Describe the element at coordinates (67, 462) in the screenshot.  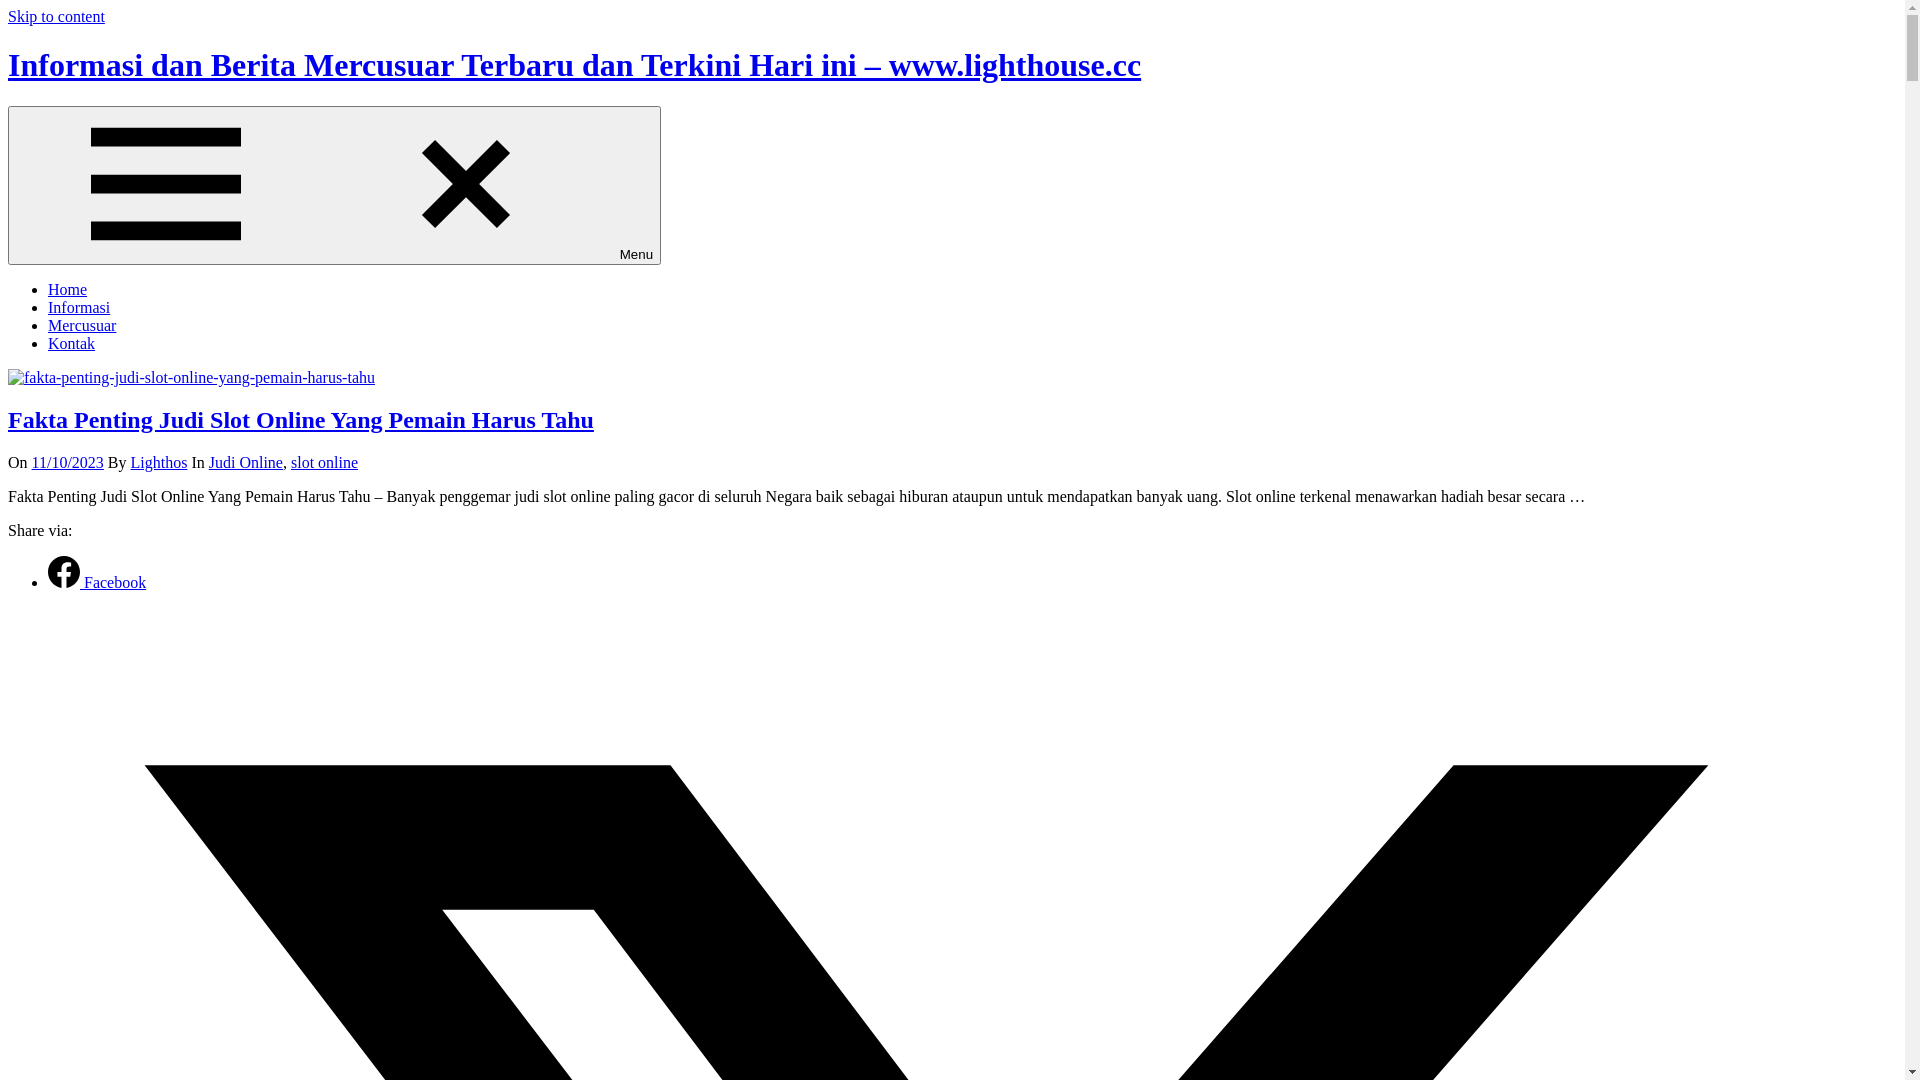
I see `'11/10/2023'` at that location.